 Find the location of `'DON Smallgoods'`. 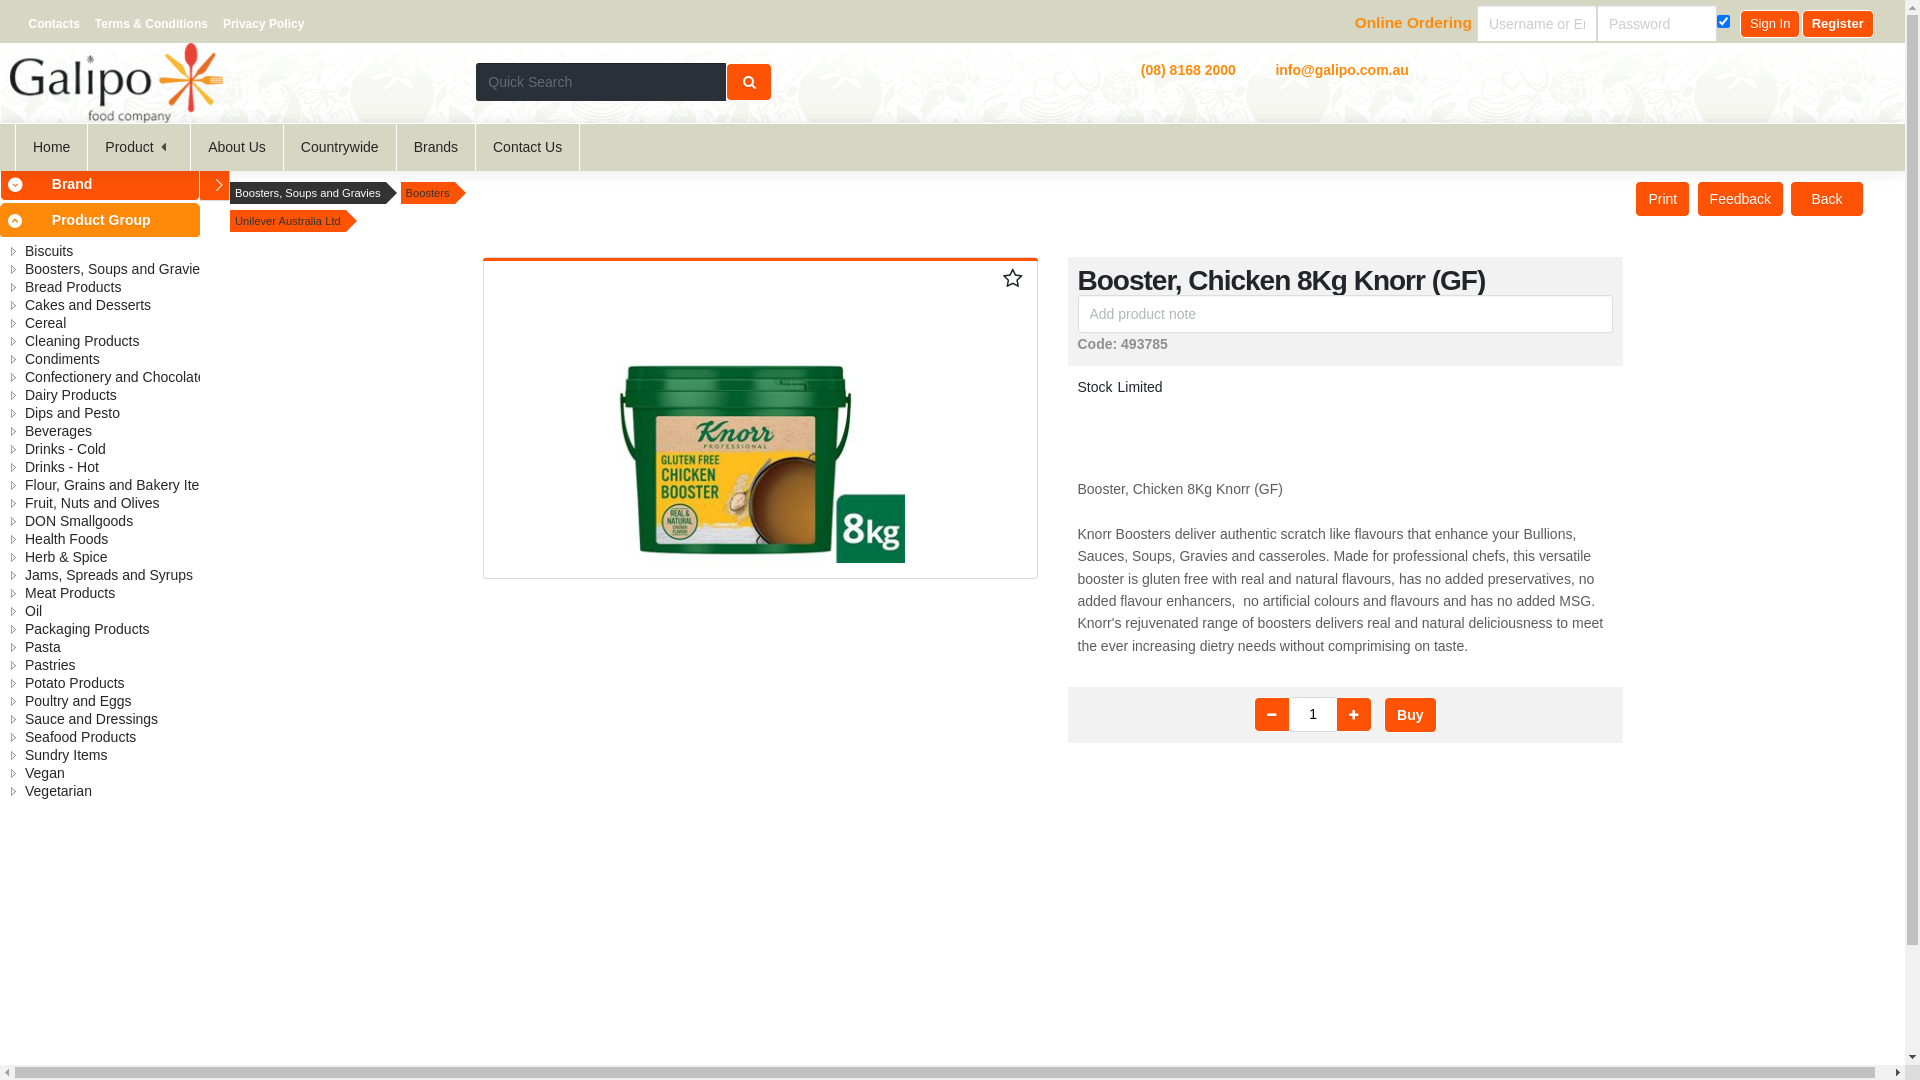

'DON Smallgoods' is located at coordinates (78, 519).